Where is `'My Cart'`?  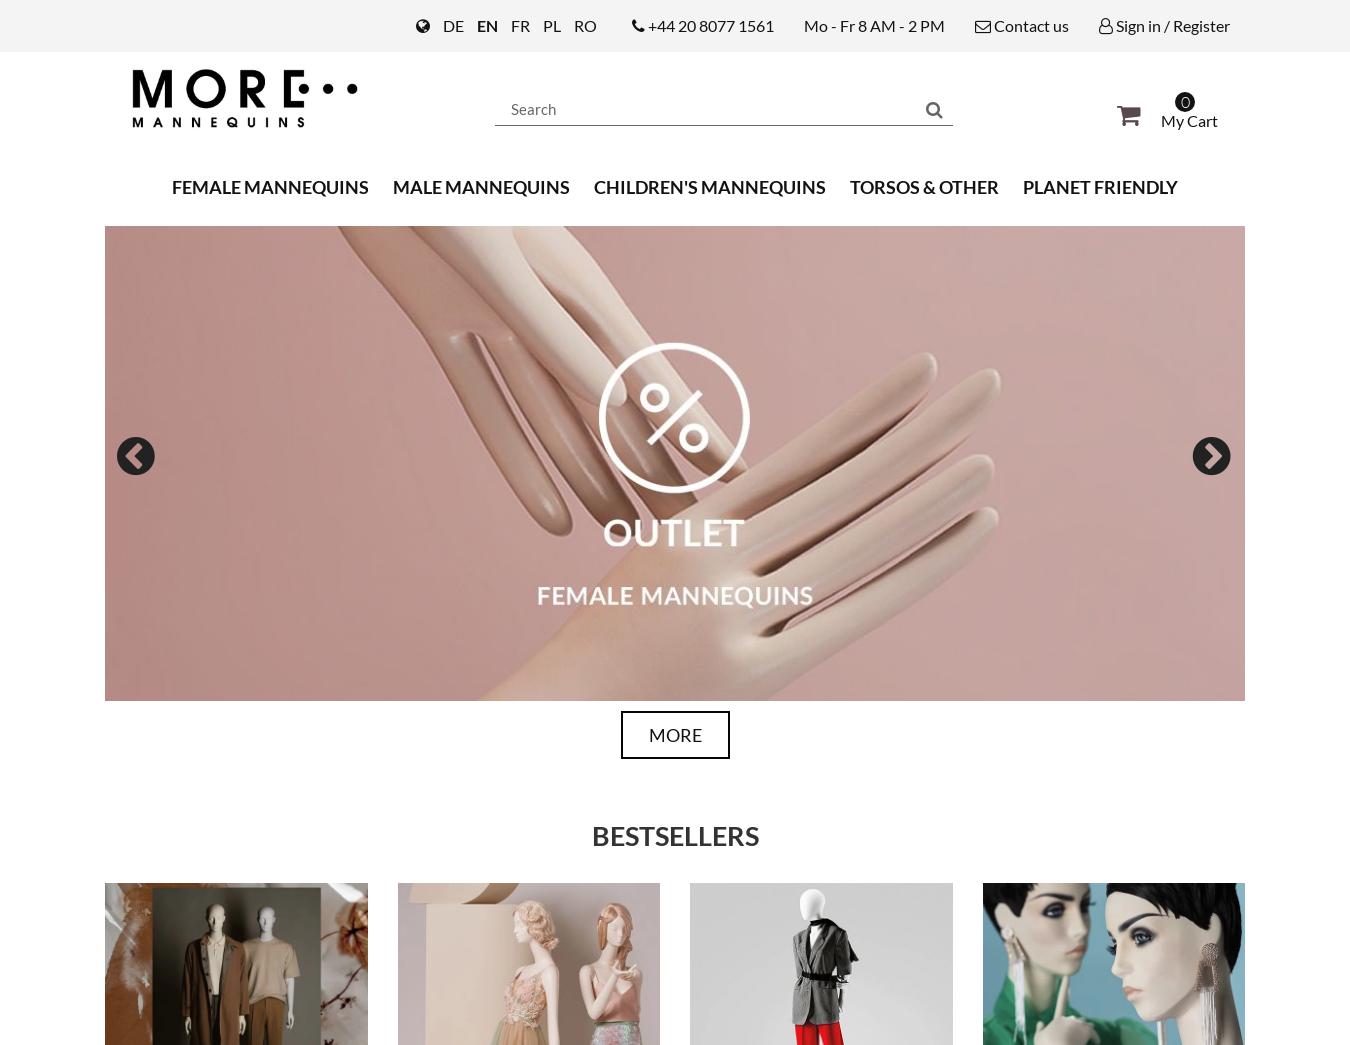 'My Cart' is located at coordinates (1187, 118).